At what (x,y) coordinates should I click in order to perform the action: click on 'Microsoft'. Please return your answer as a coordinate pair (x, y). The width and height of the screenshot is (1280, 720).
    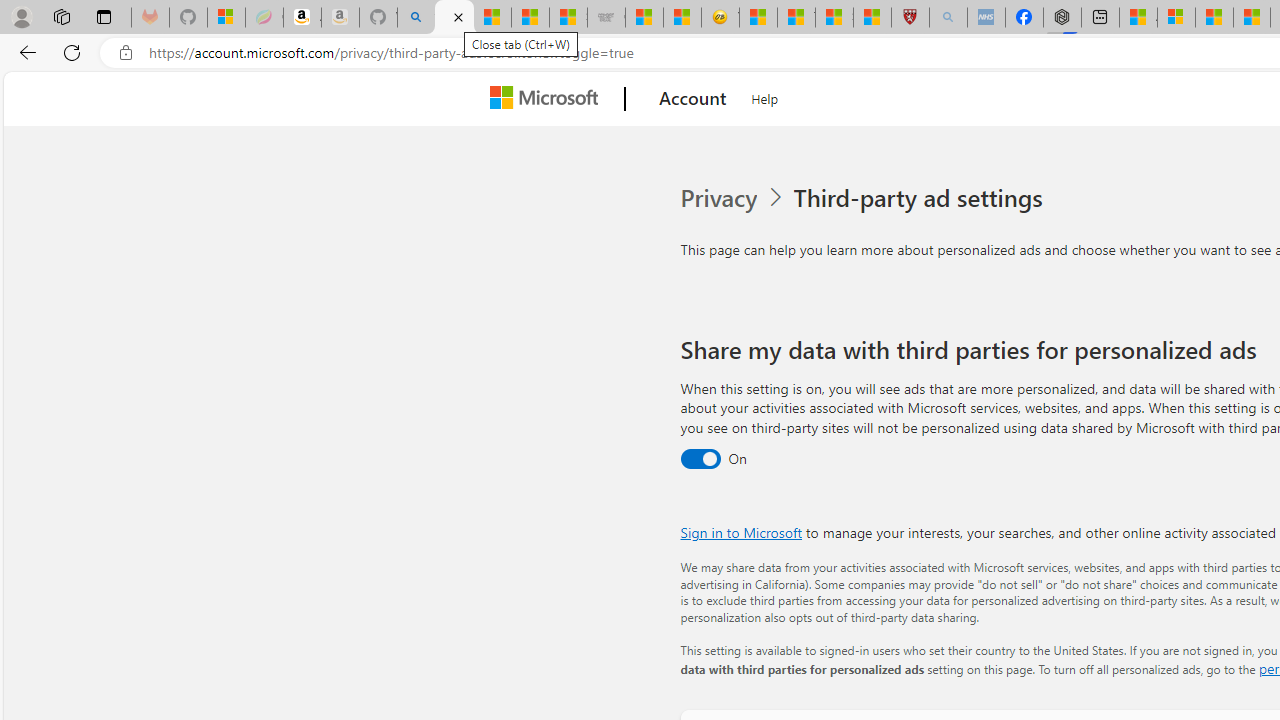
    Looking at the image, I should click on (548, 99).